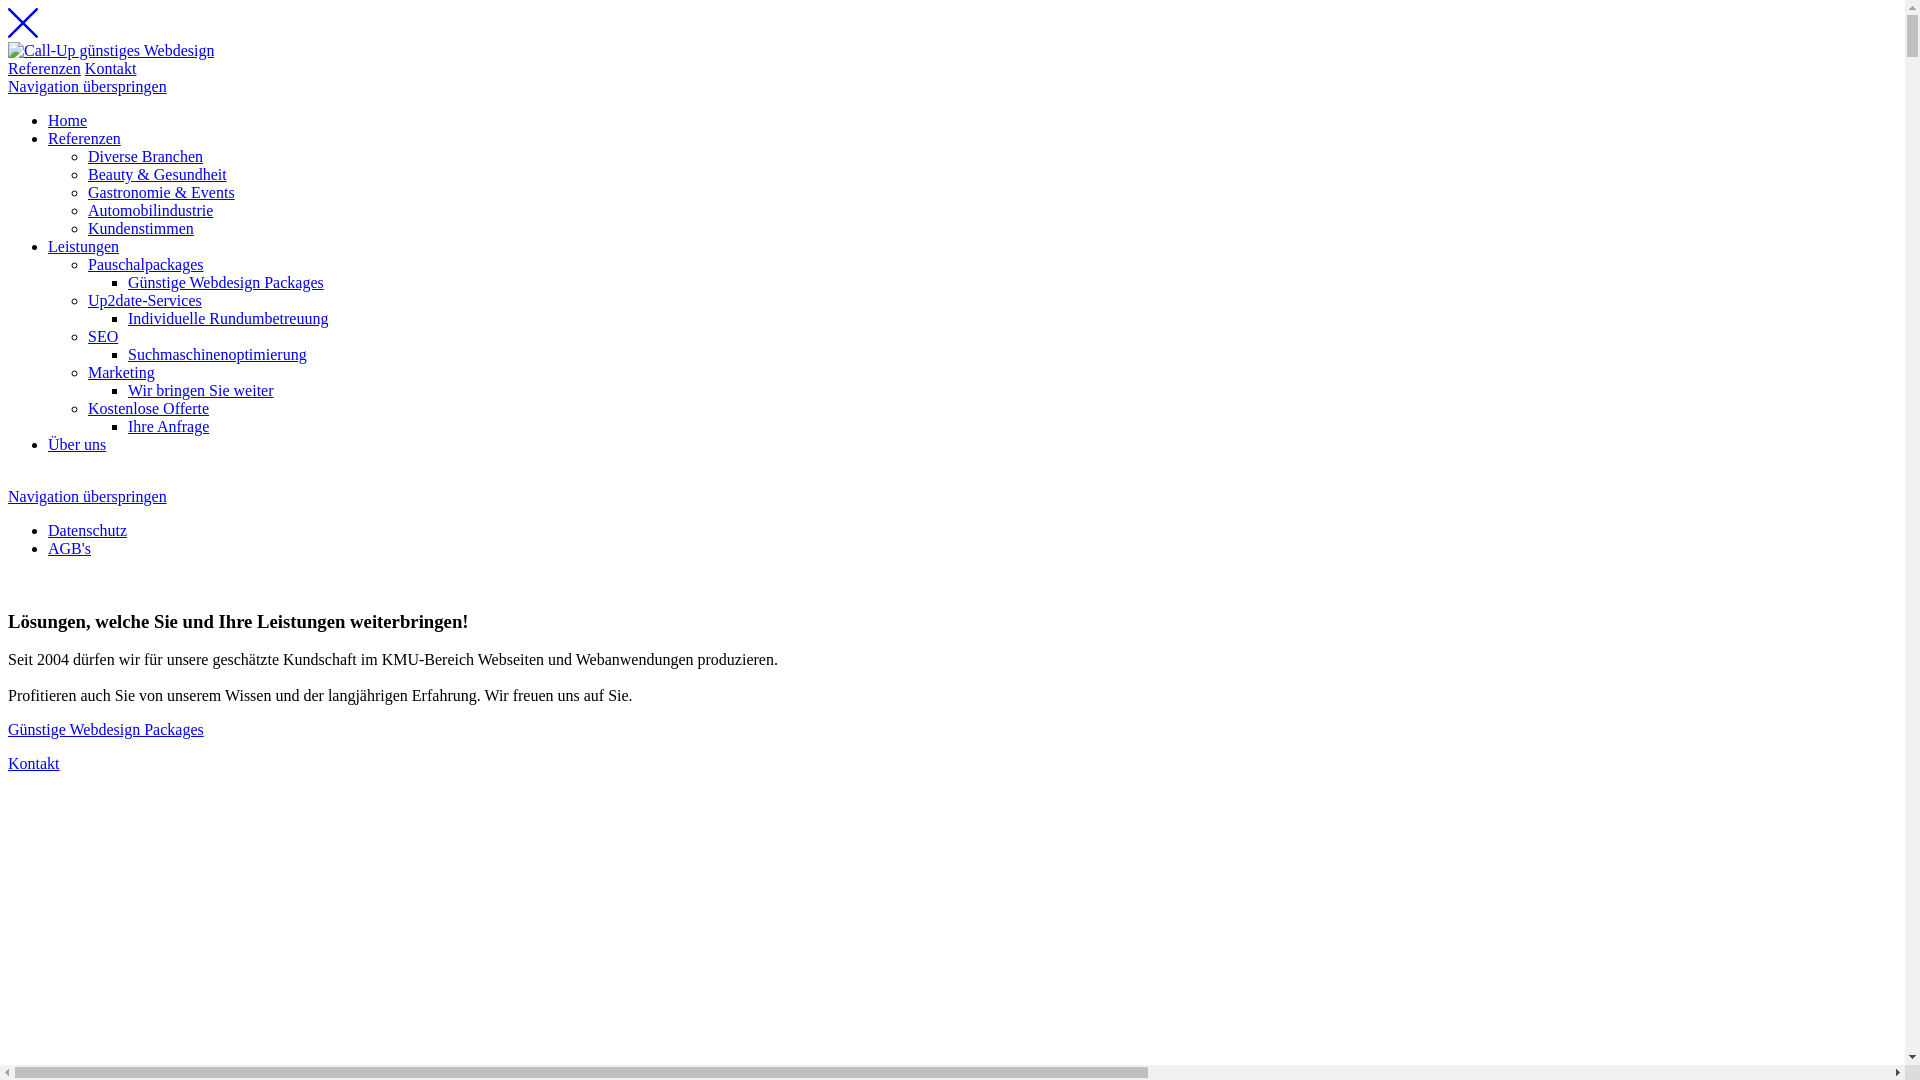 The width and height of the screenshot is (1920, 1080). Describe the element at coordinates (83, 137) in the screenshot. I see `'Referenzen'` at that location.